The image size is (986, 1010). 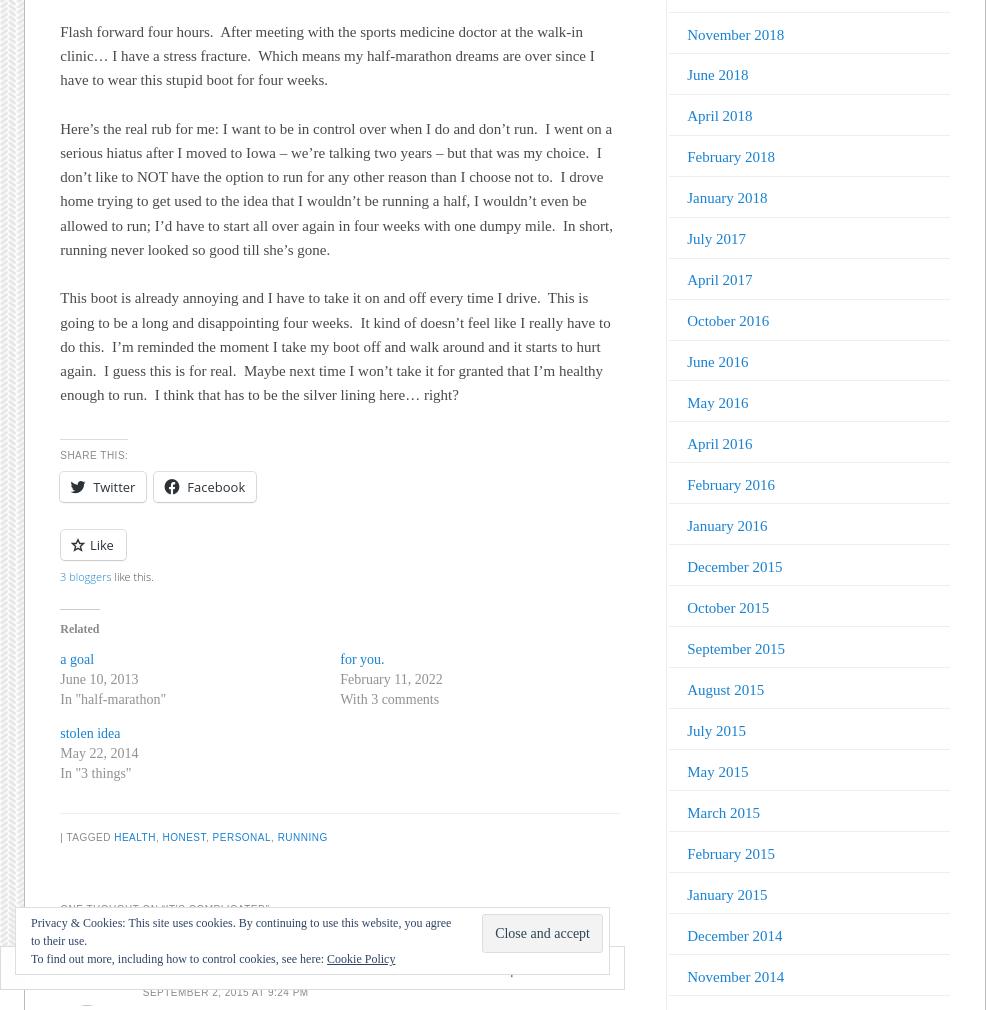 I want to click on 'Twitter', so click(x=92, y=487).